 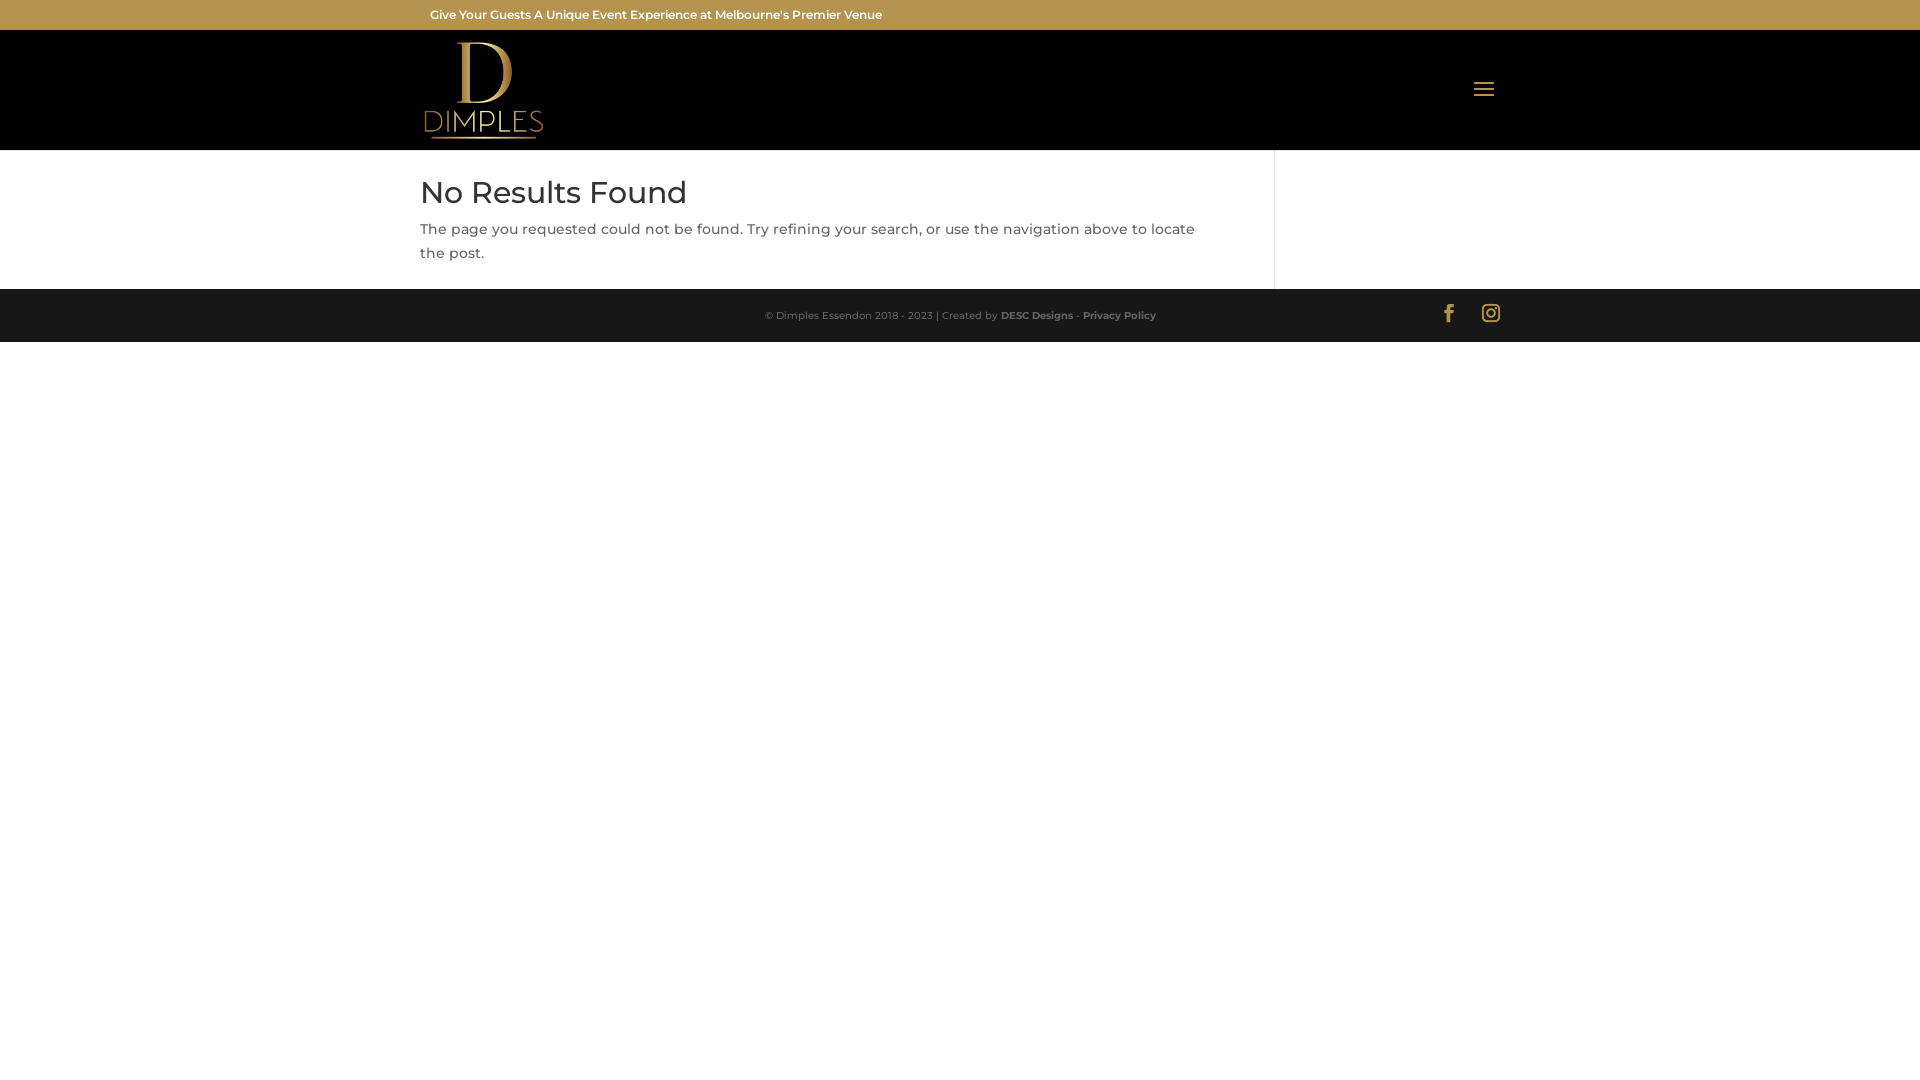 What do you see at coordinates (999, 315) in the screenshot?
I see `'DESC Designs'` at bounding box center [999, 315].